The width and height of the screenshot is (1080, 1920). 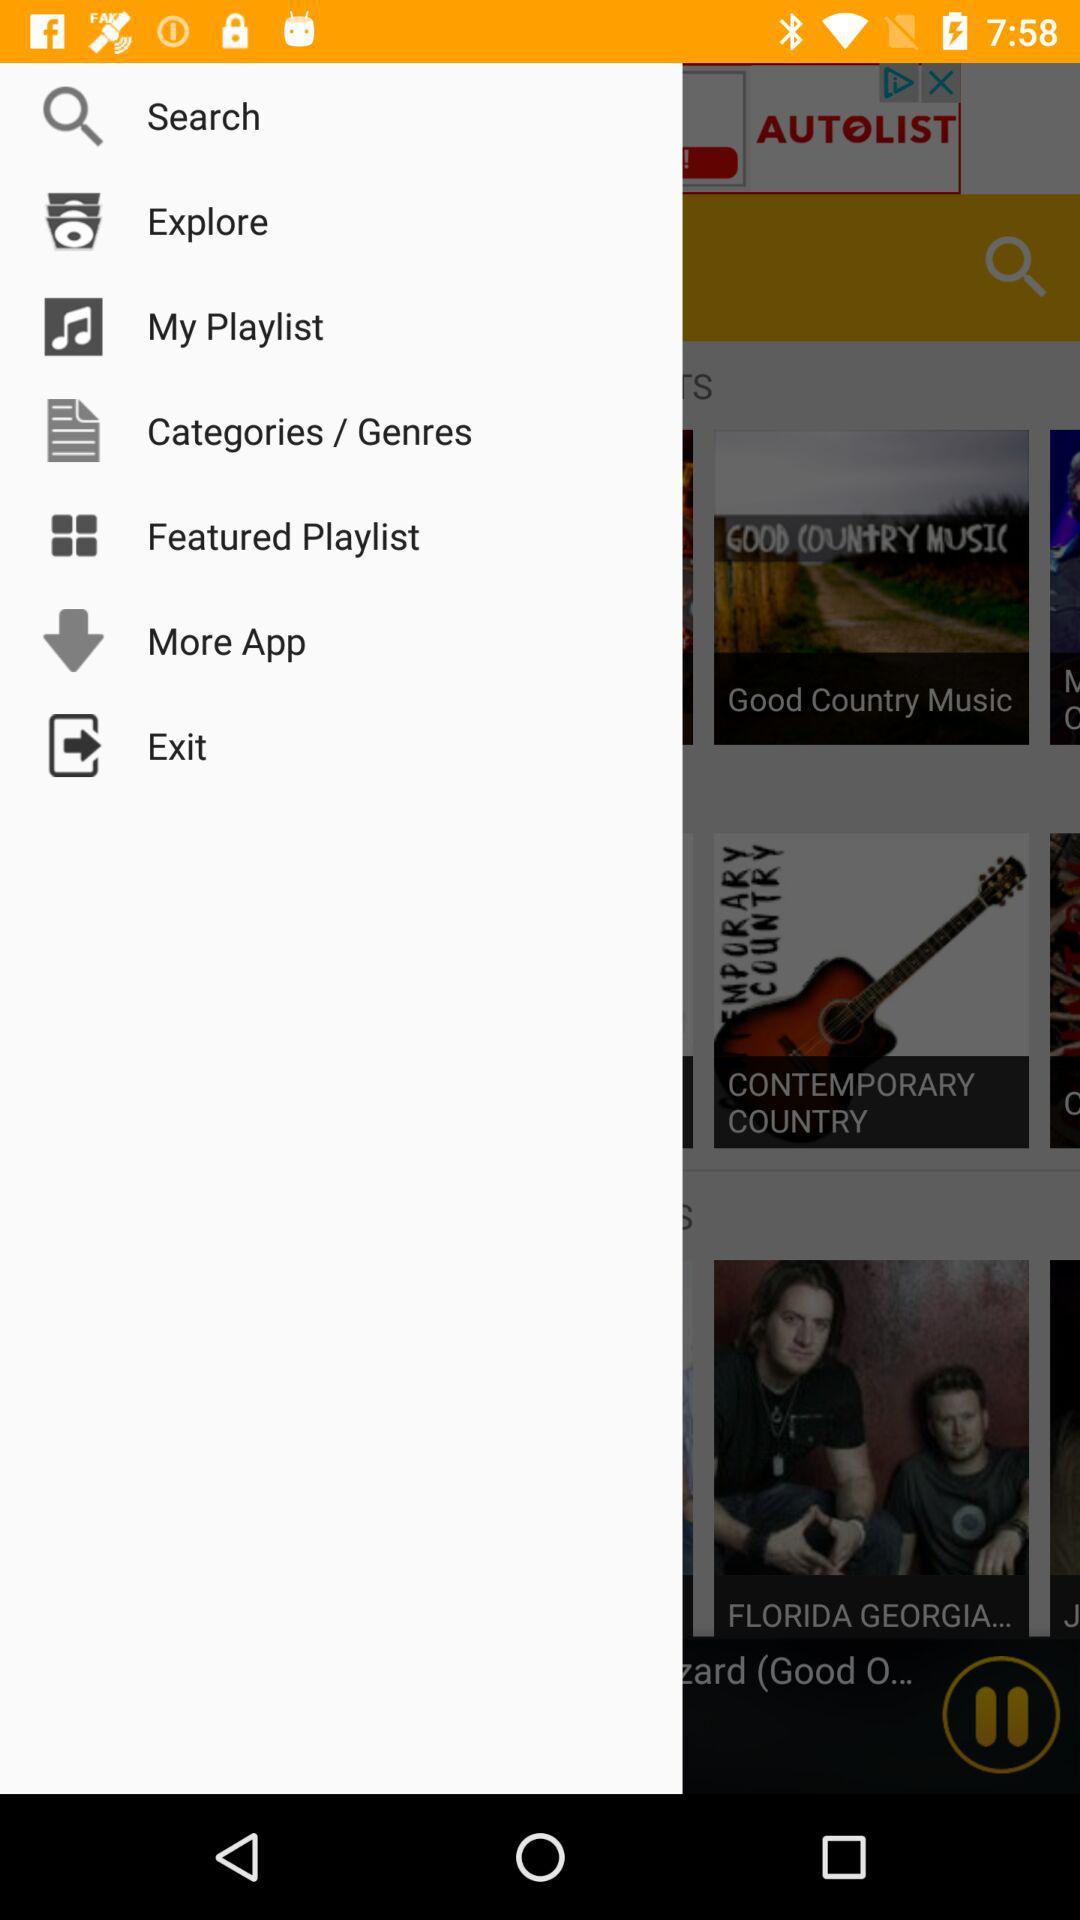 I want to click on the pause icon, so click(x=1001, y=1714).